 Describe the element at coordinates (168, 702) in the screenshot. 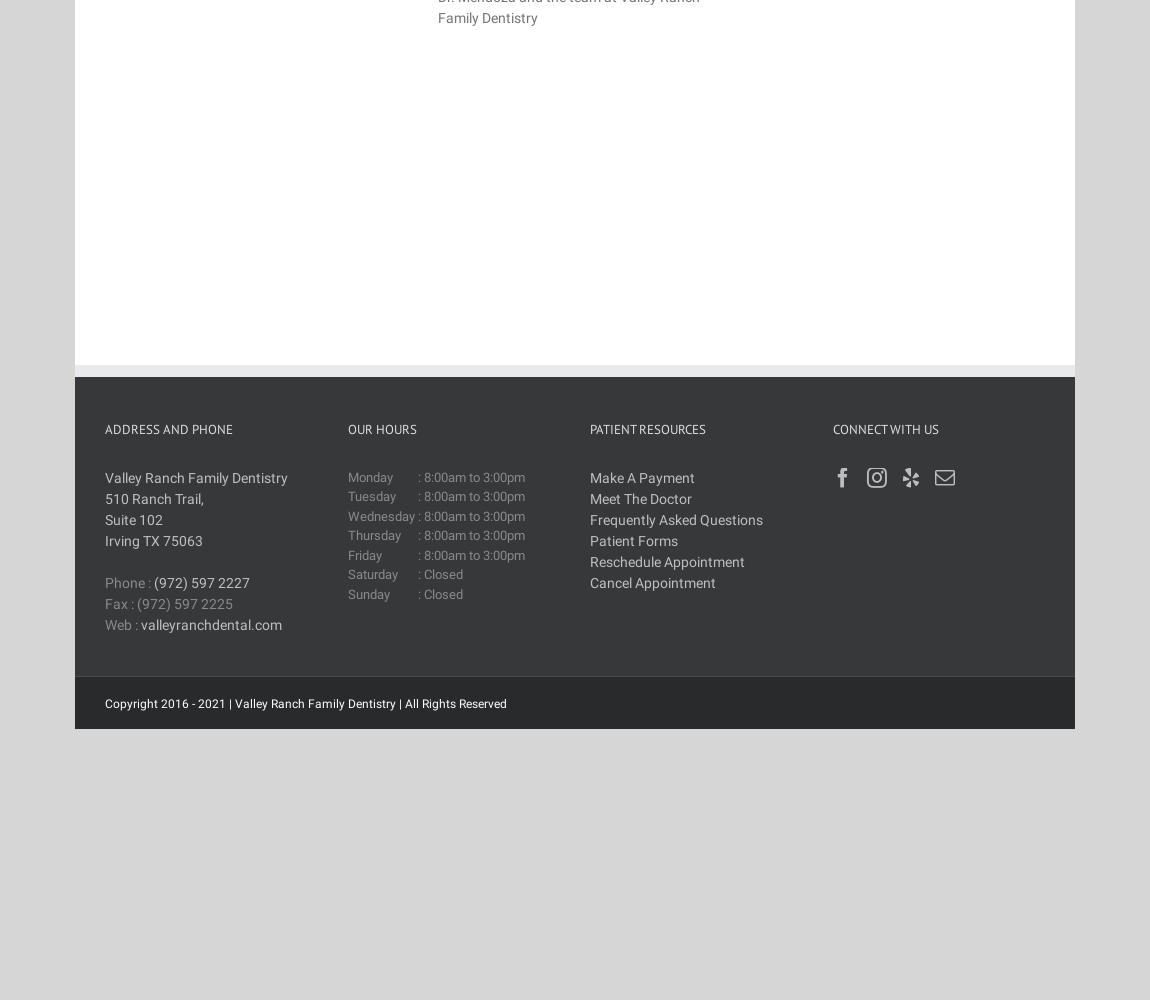

I see `'Copyright 2016 - 2021 |'` at that location.